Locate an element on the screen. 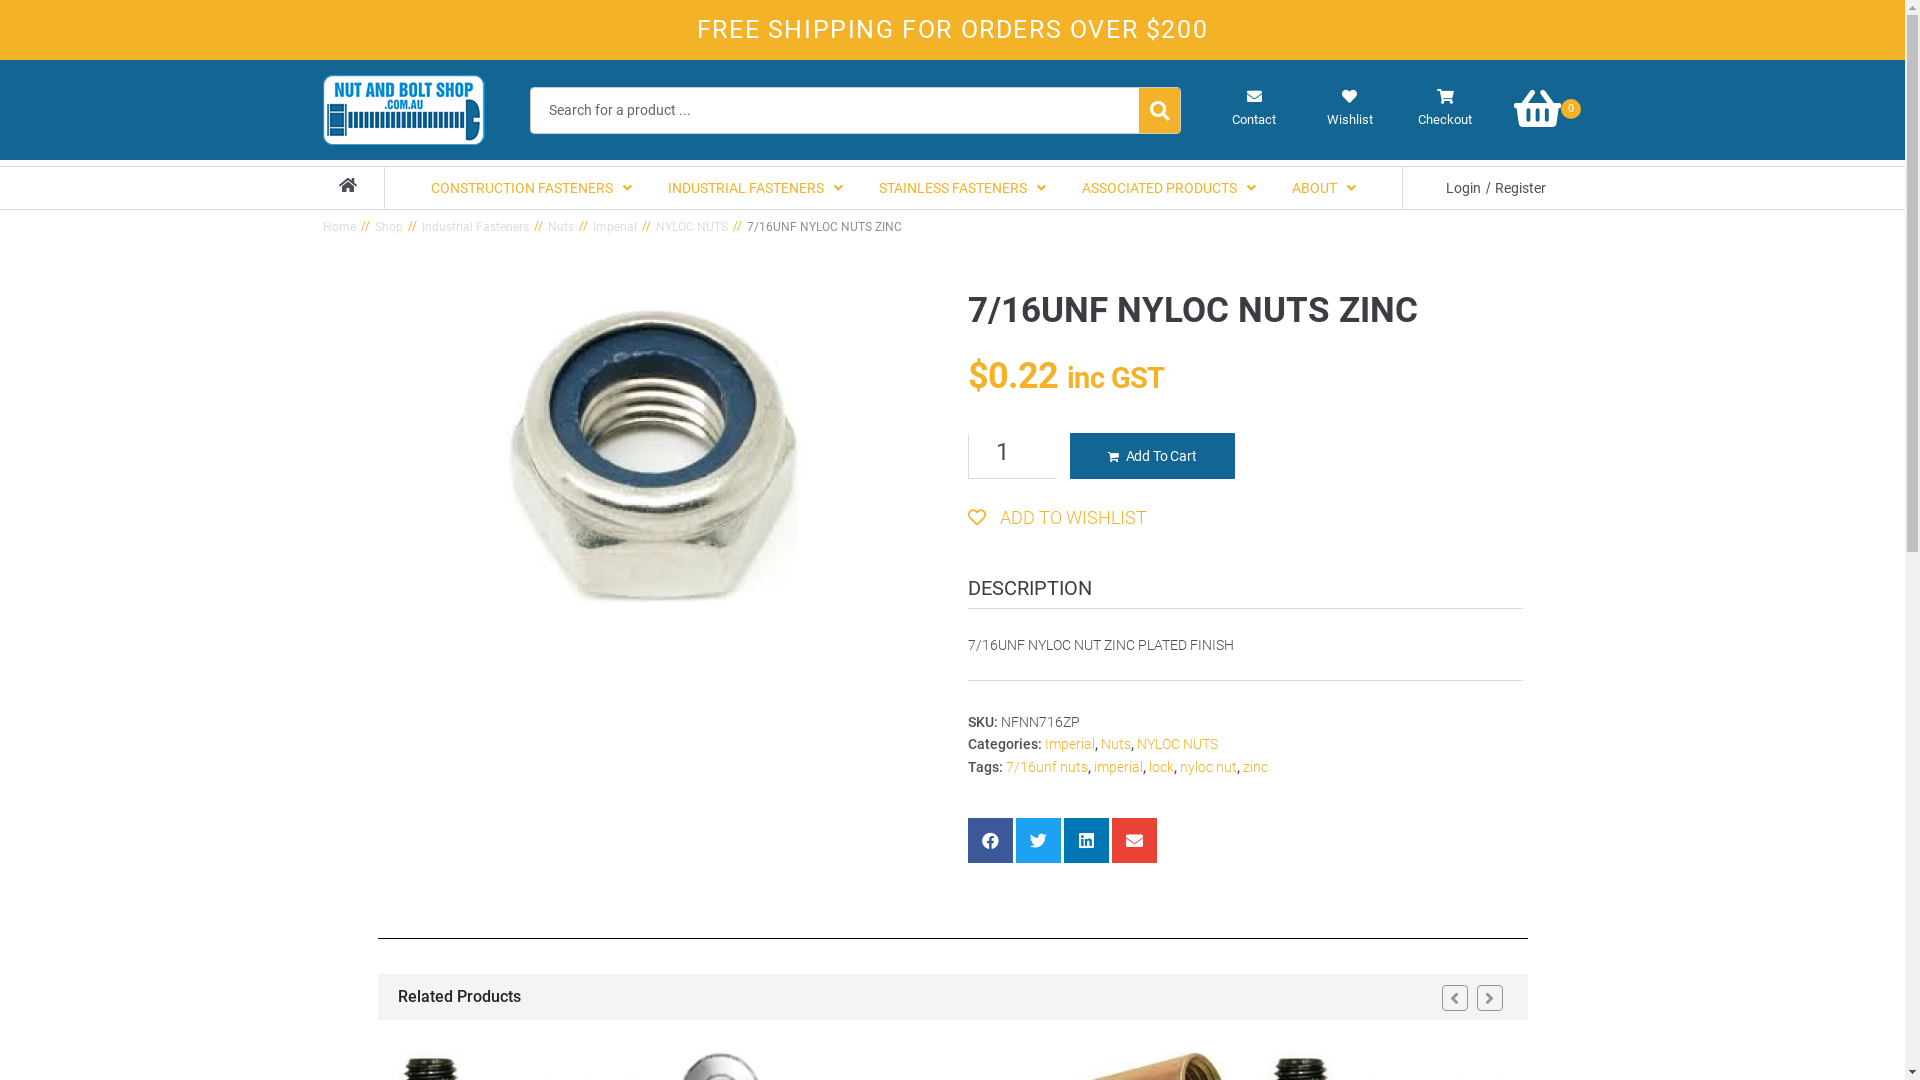 This screenshot has height=1080, width=1920. 'lock' is located at coordinates (1160, 766).